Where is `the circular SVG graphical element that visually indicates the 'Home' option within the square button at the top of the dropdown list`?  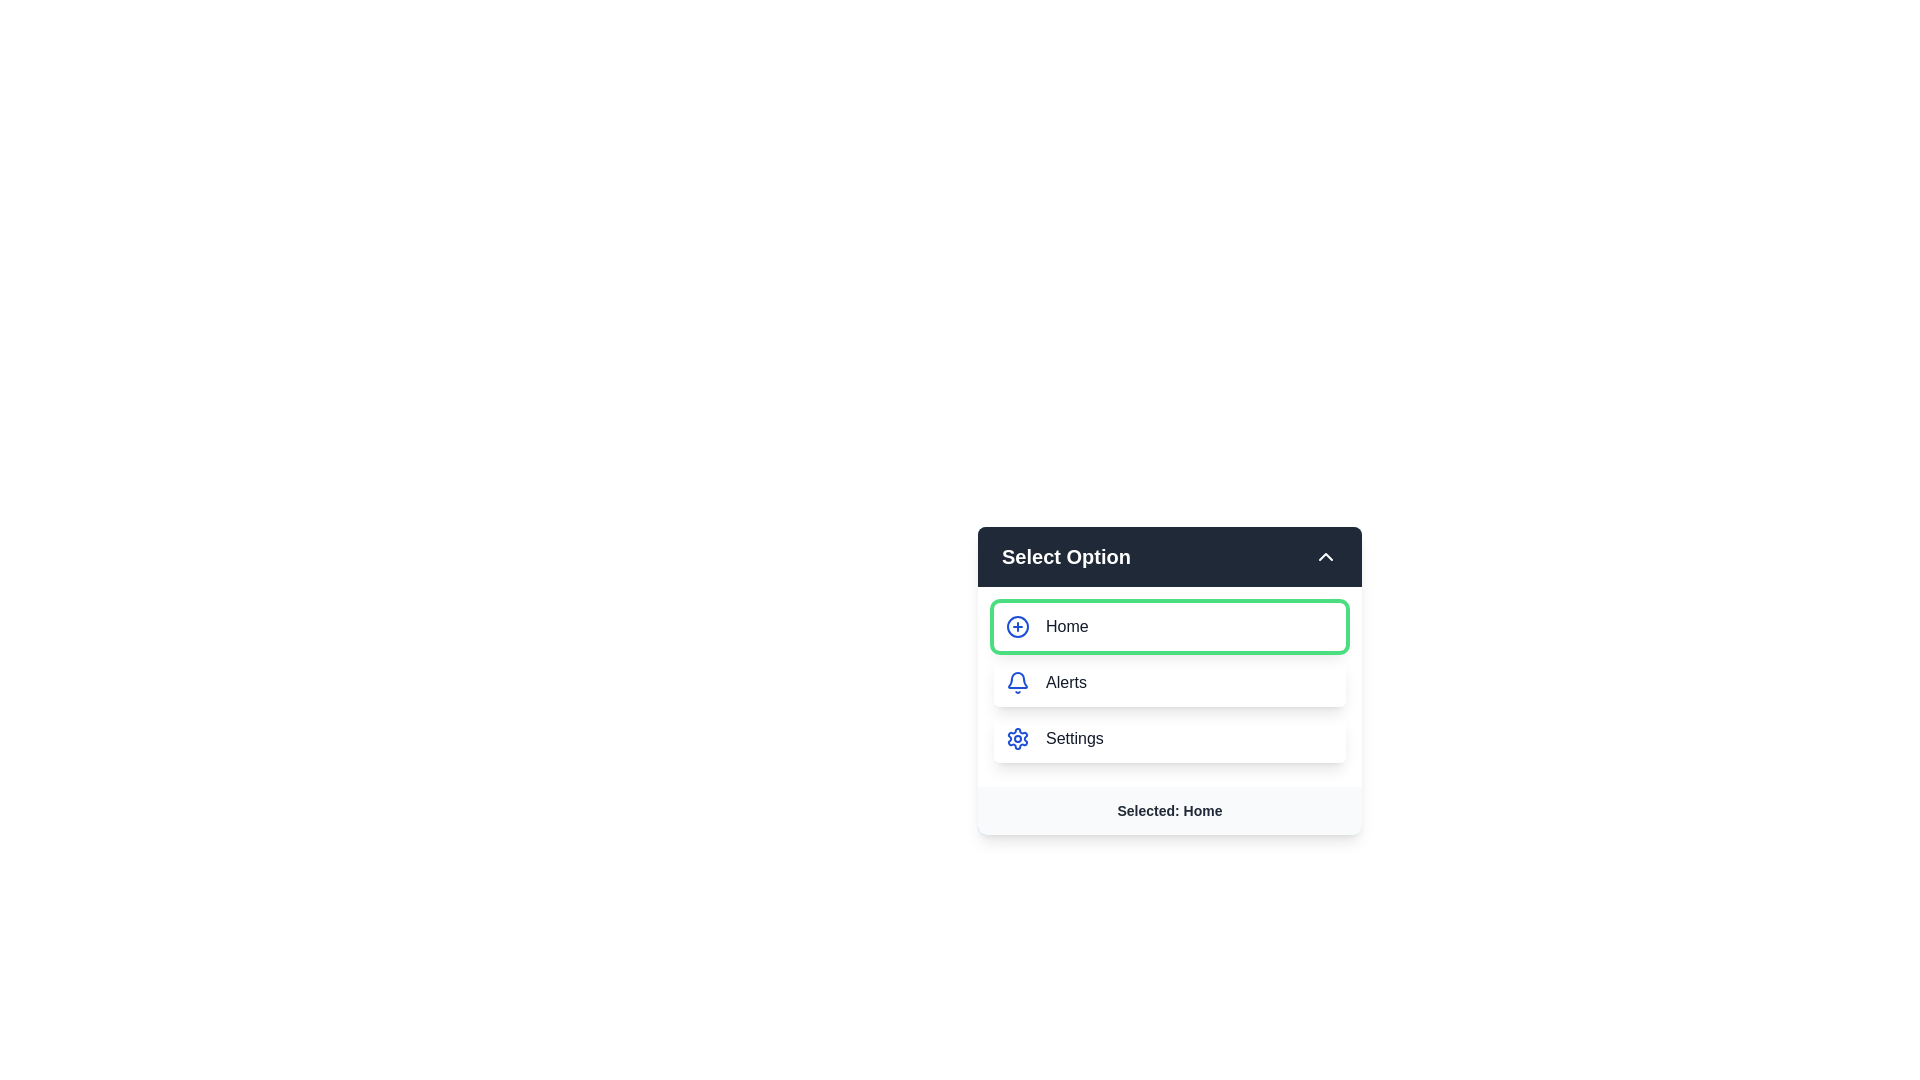
the circular SVG graphical element that visually indicates the 'Home' option within the square button at the top of the dropdown list is located at coordinates (1017, 626).